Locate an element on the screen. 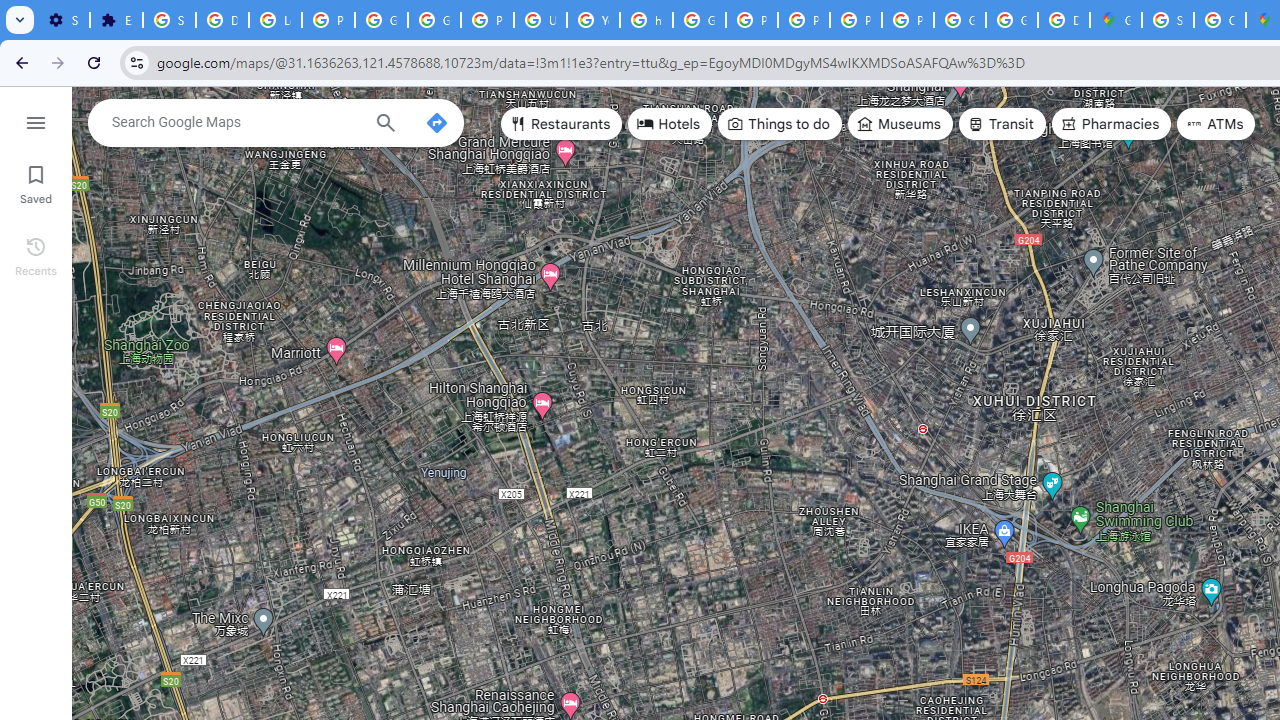 This screenshot has height=720, width=1280. 'Directions' is located at coordinates (435, 123).